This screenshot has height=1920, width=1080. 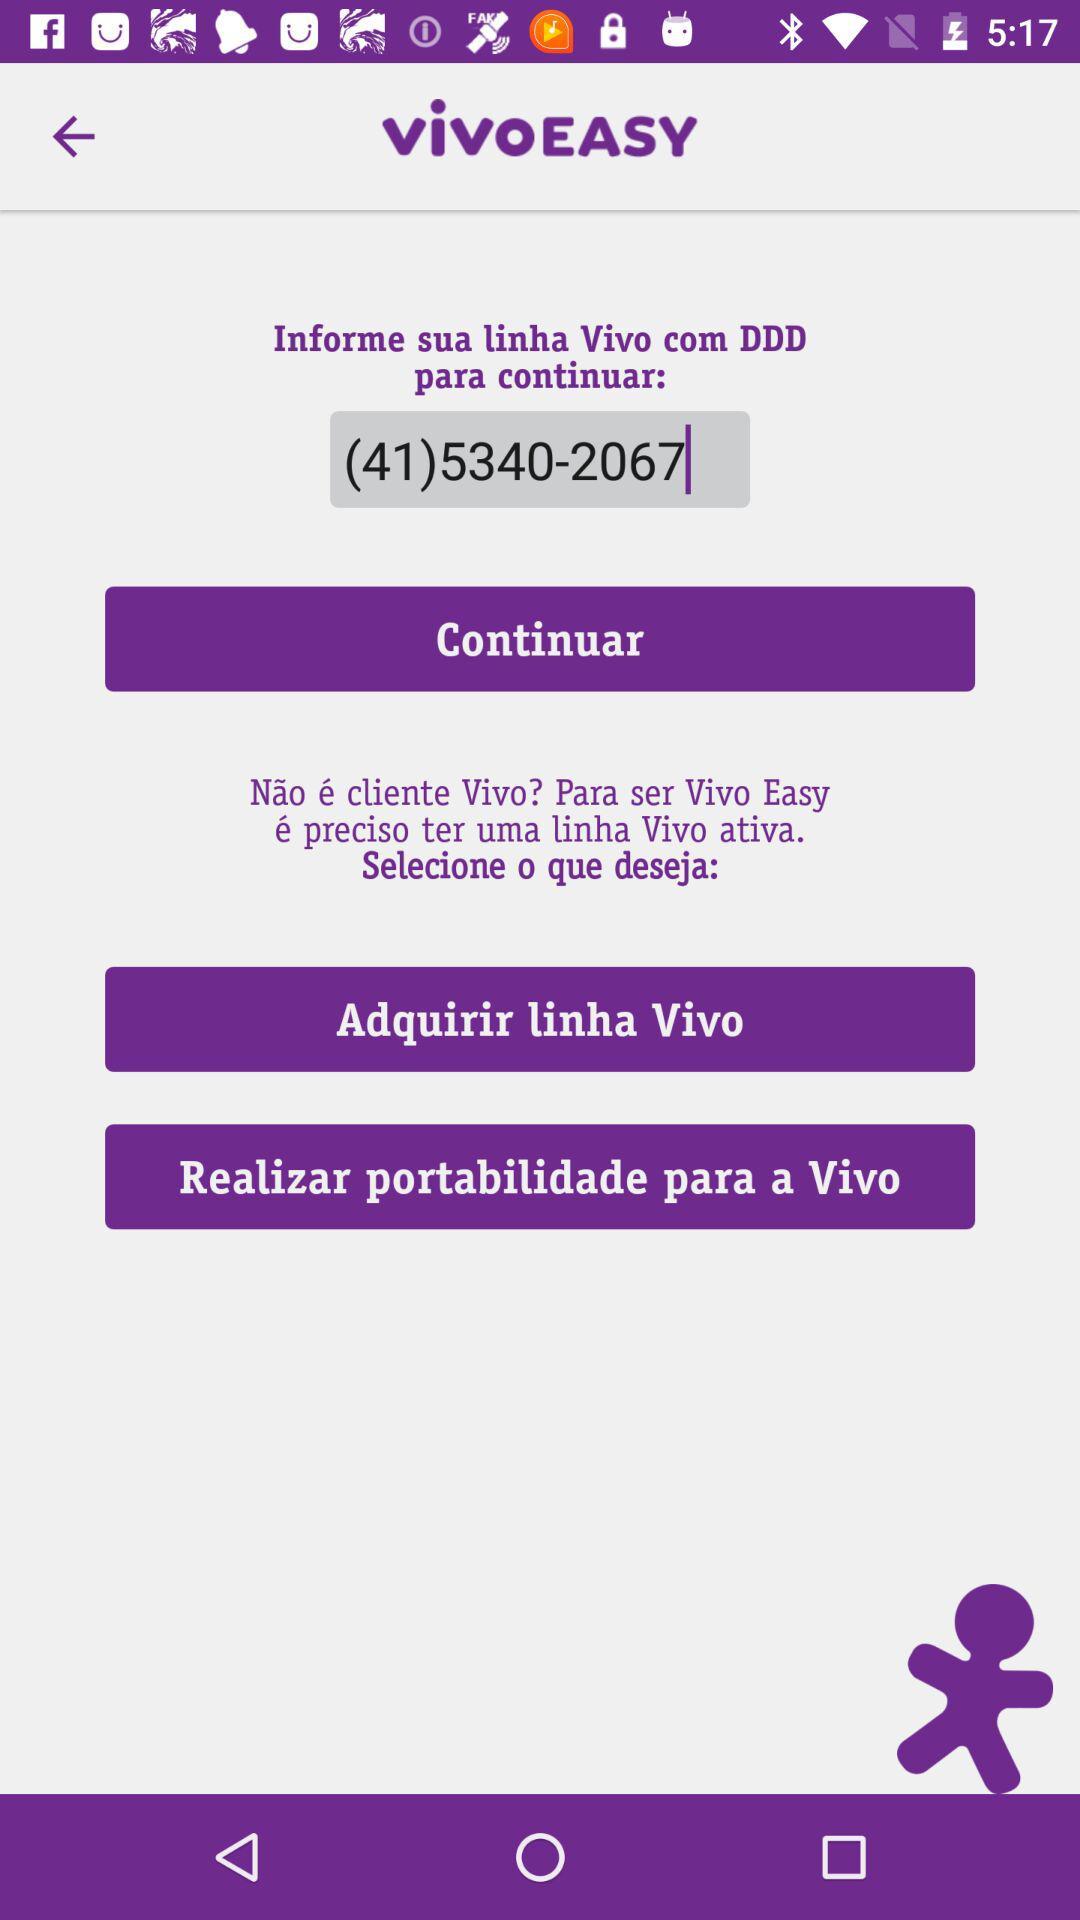 I want to click on the item below informe sua linha icon, so click(x=540, y=458).